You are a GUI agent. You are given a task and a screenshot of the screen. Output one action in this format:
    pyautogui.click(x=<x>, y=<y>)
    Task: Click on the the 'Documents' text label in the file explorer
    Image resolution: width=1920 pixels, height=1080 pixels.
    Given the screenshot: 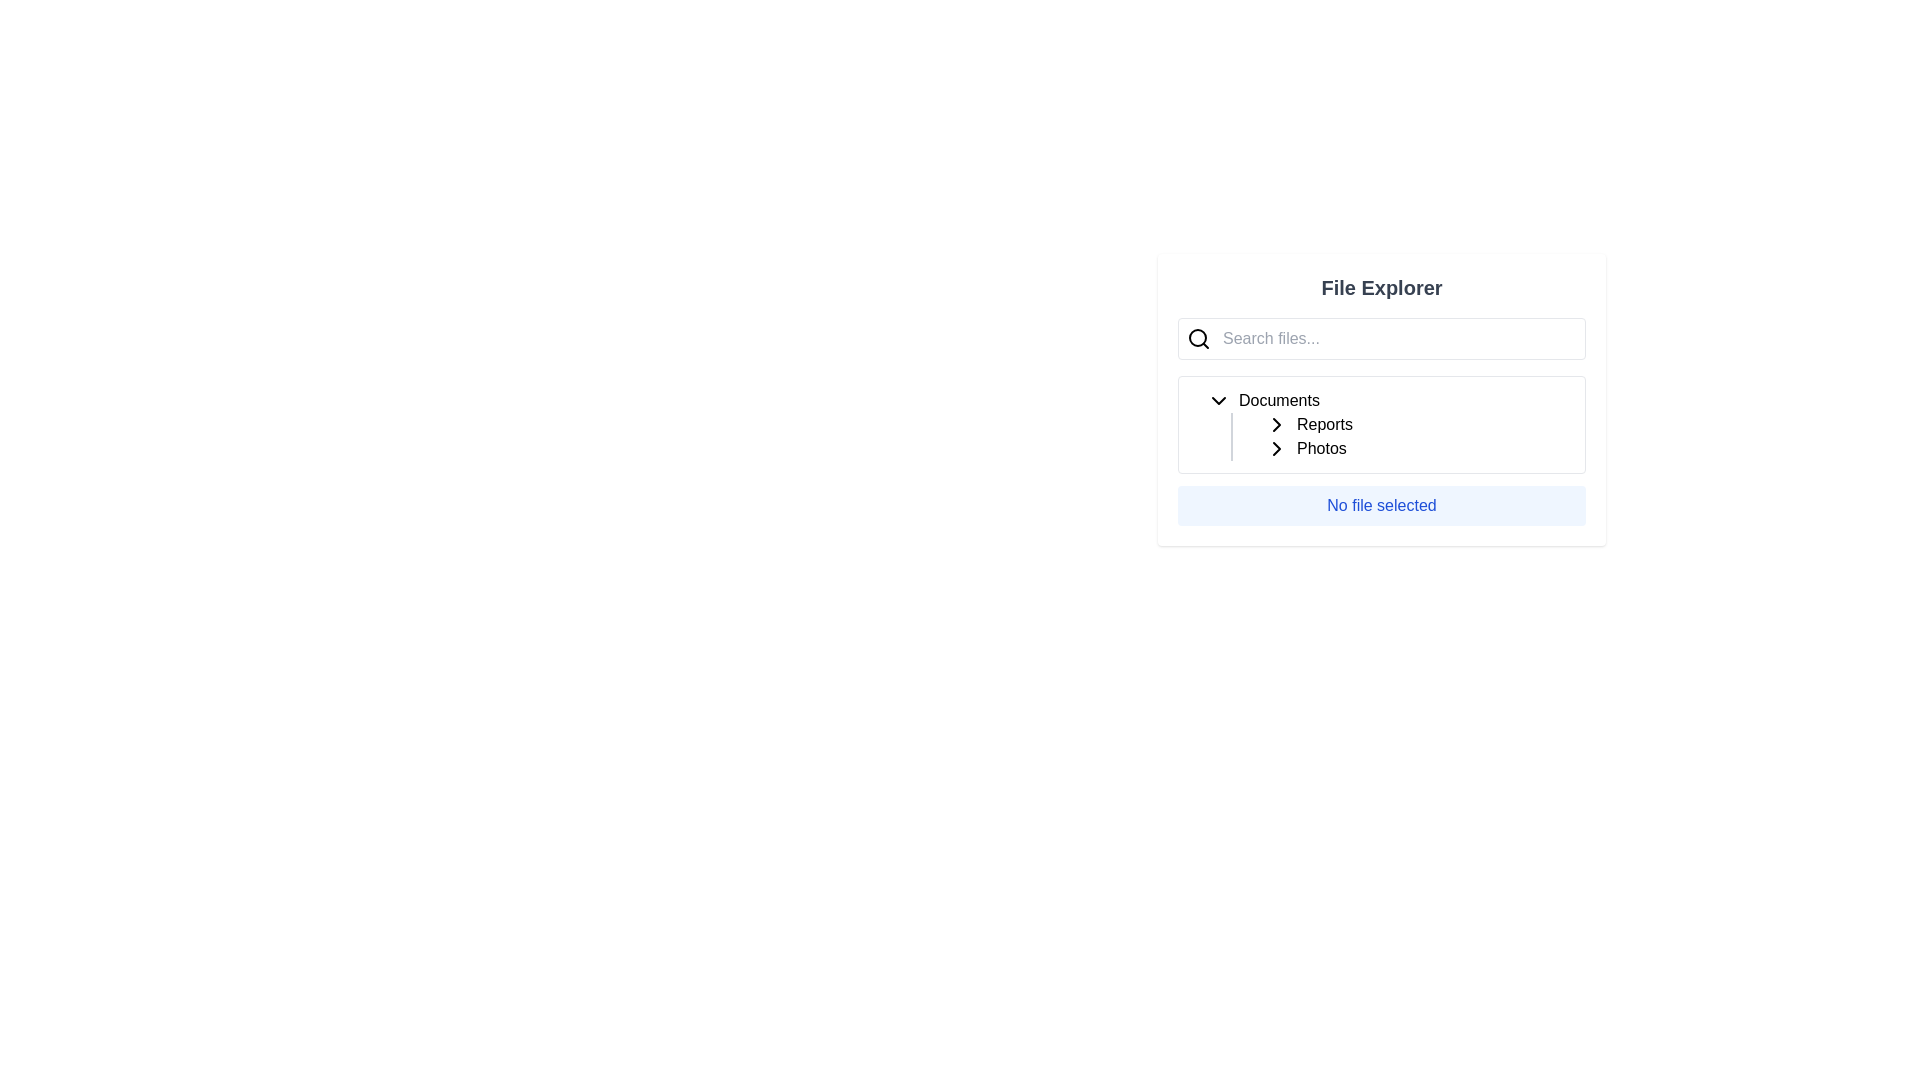 What is the action you would take?
    pyautogui.click(x=1277, y=401)
    